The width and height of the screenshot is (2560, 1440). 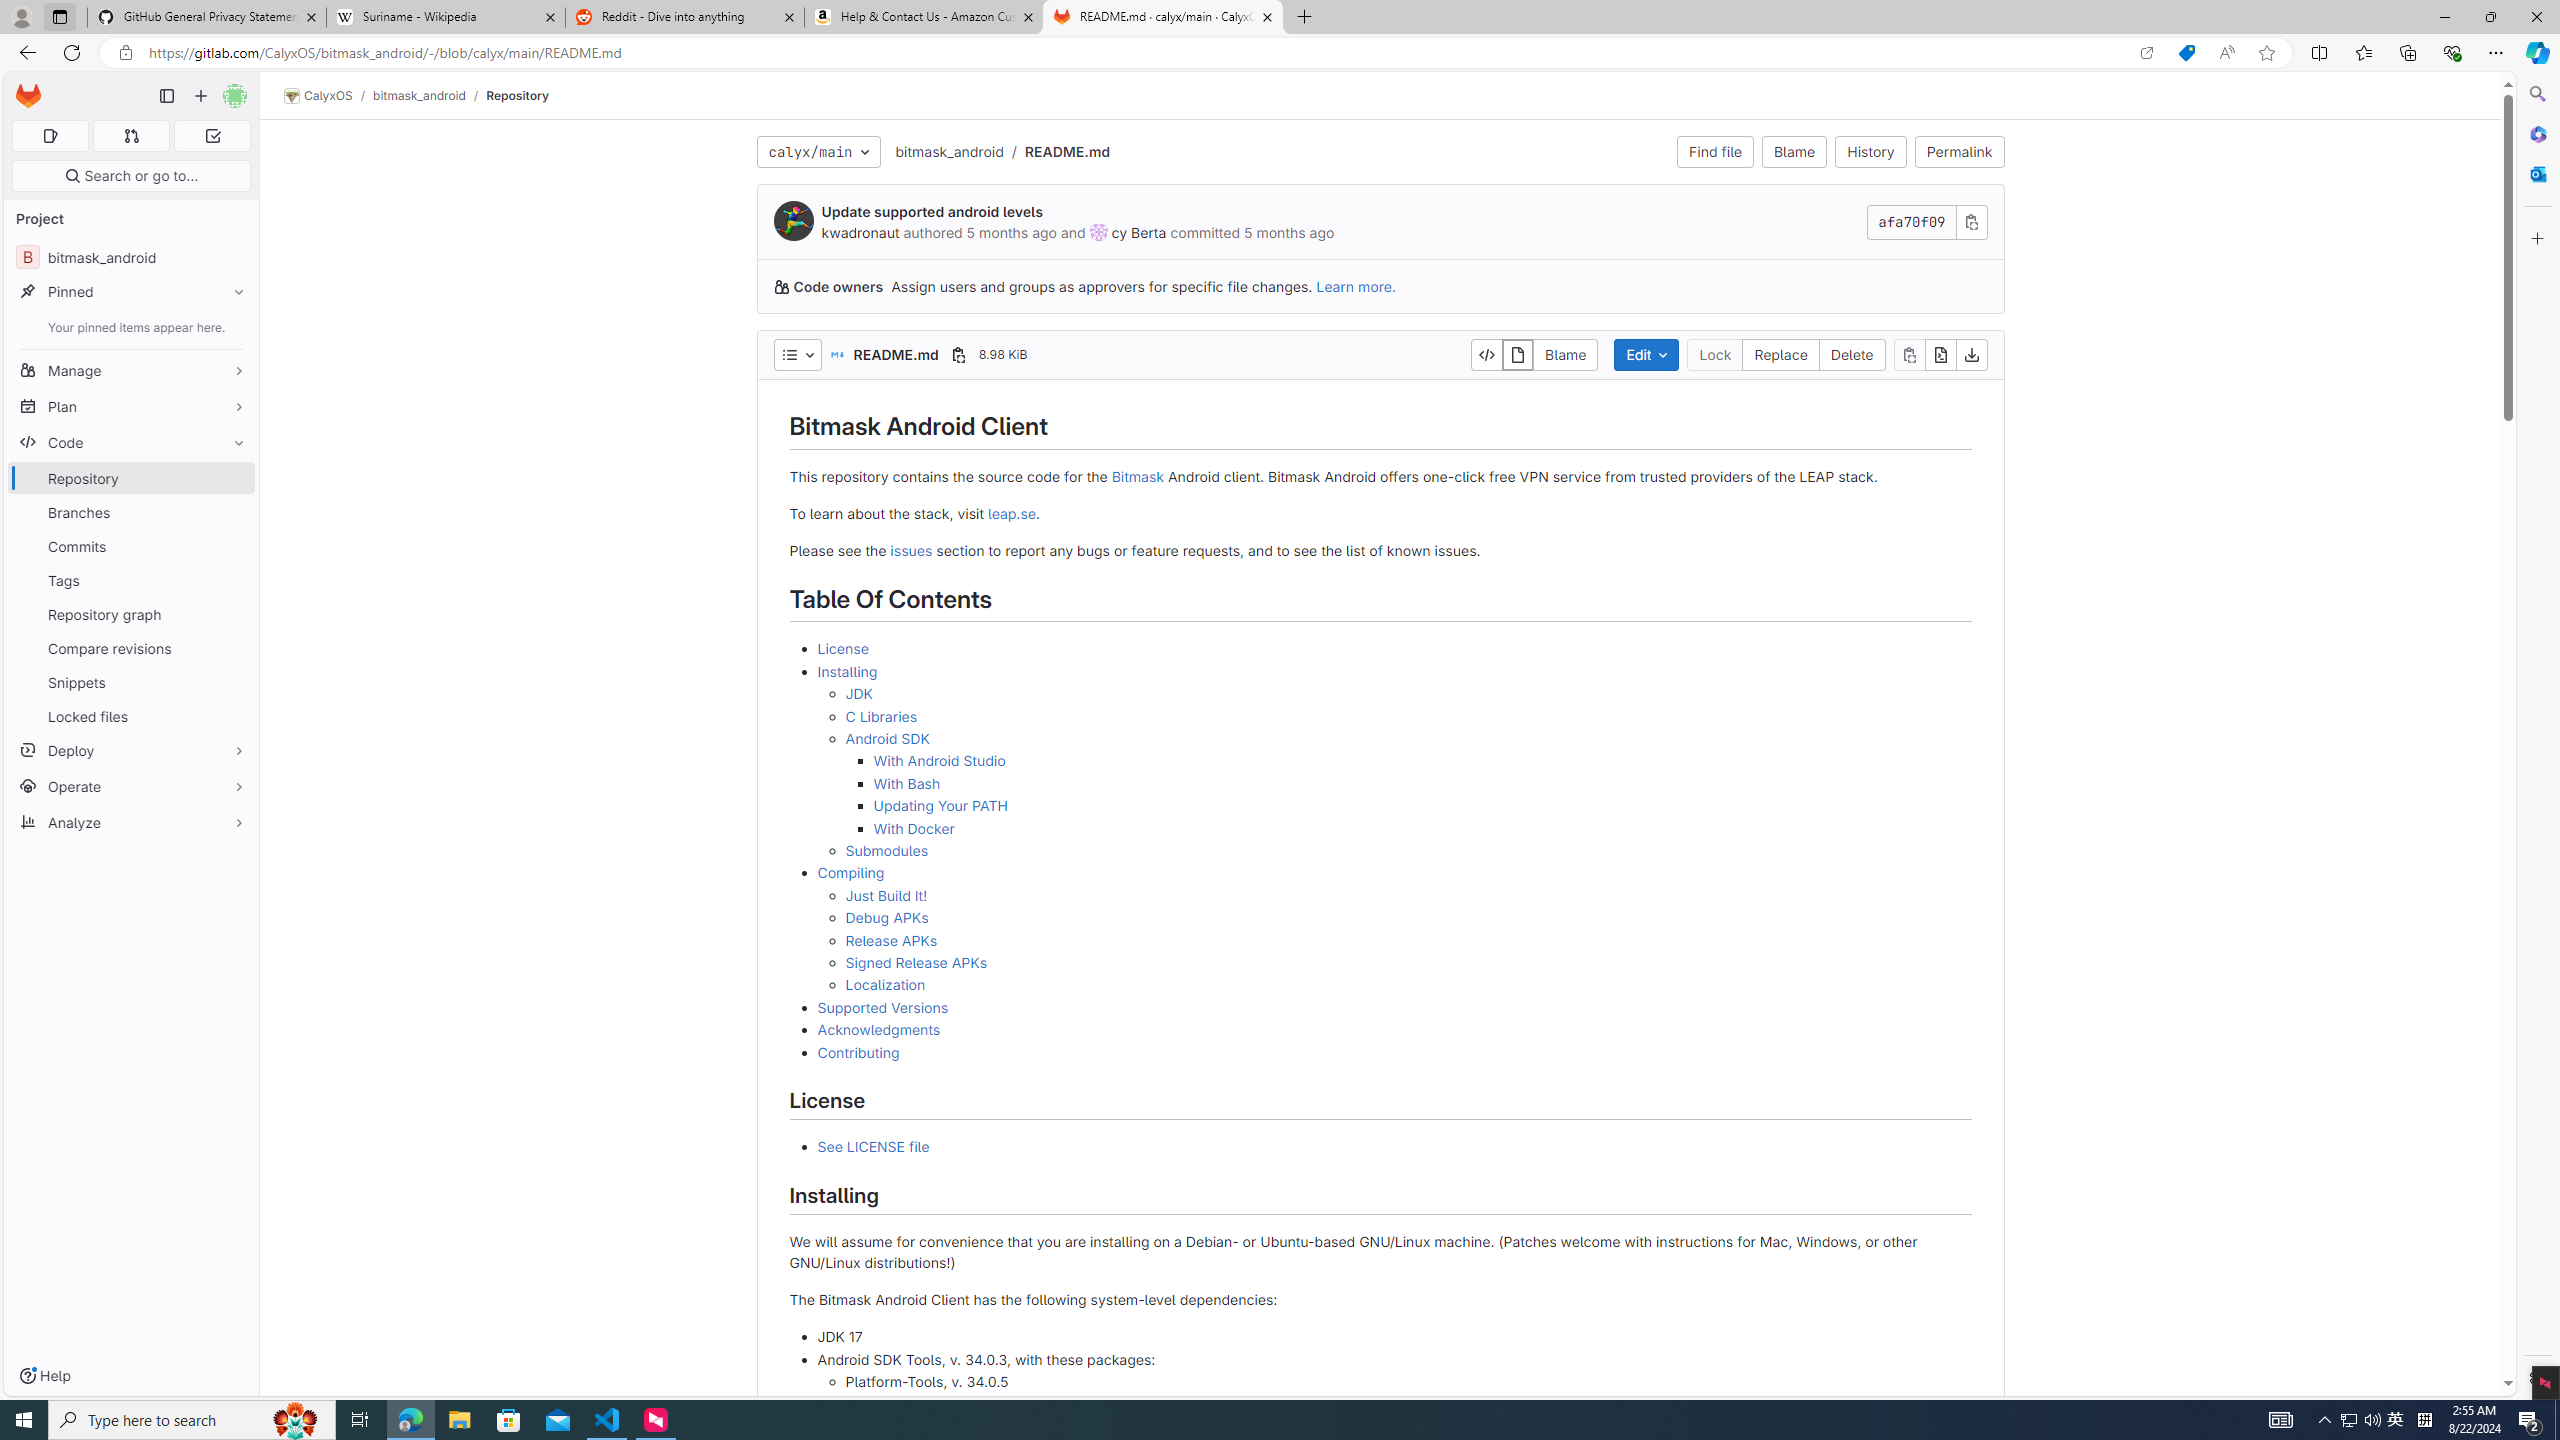 What do you see at coordinates (166, 95) in the screenshot?
I see `'Primary navigation sidebar'` at bounding box center [166, 95].